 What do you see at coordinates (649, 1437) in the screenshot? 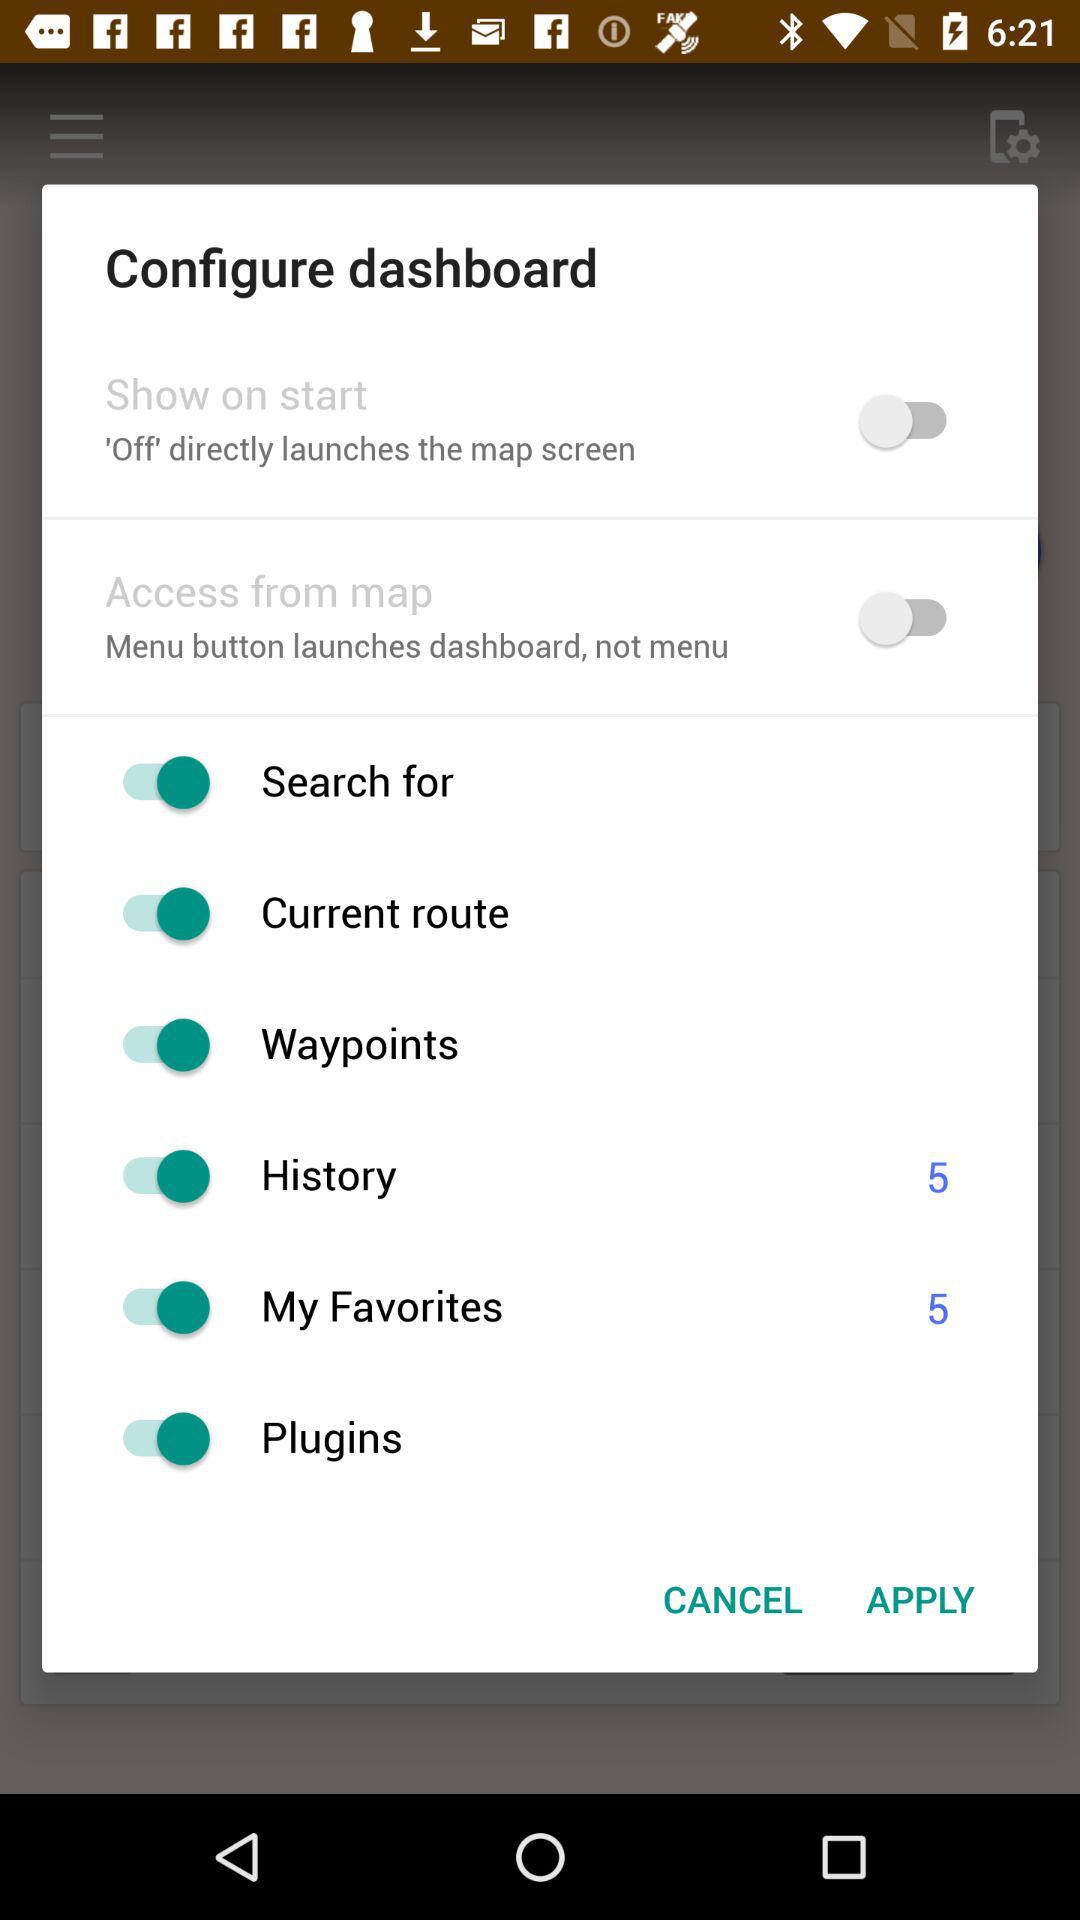
I see `the plugins` at bounding box center [649, 1437].